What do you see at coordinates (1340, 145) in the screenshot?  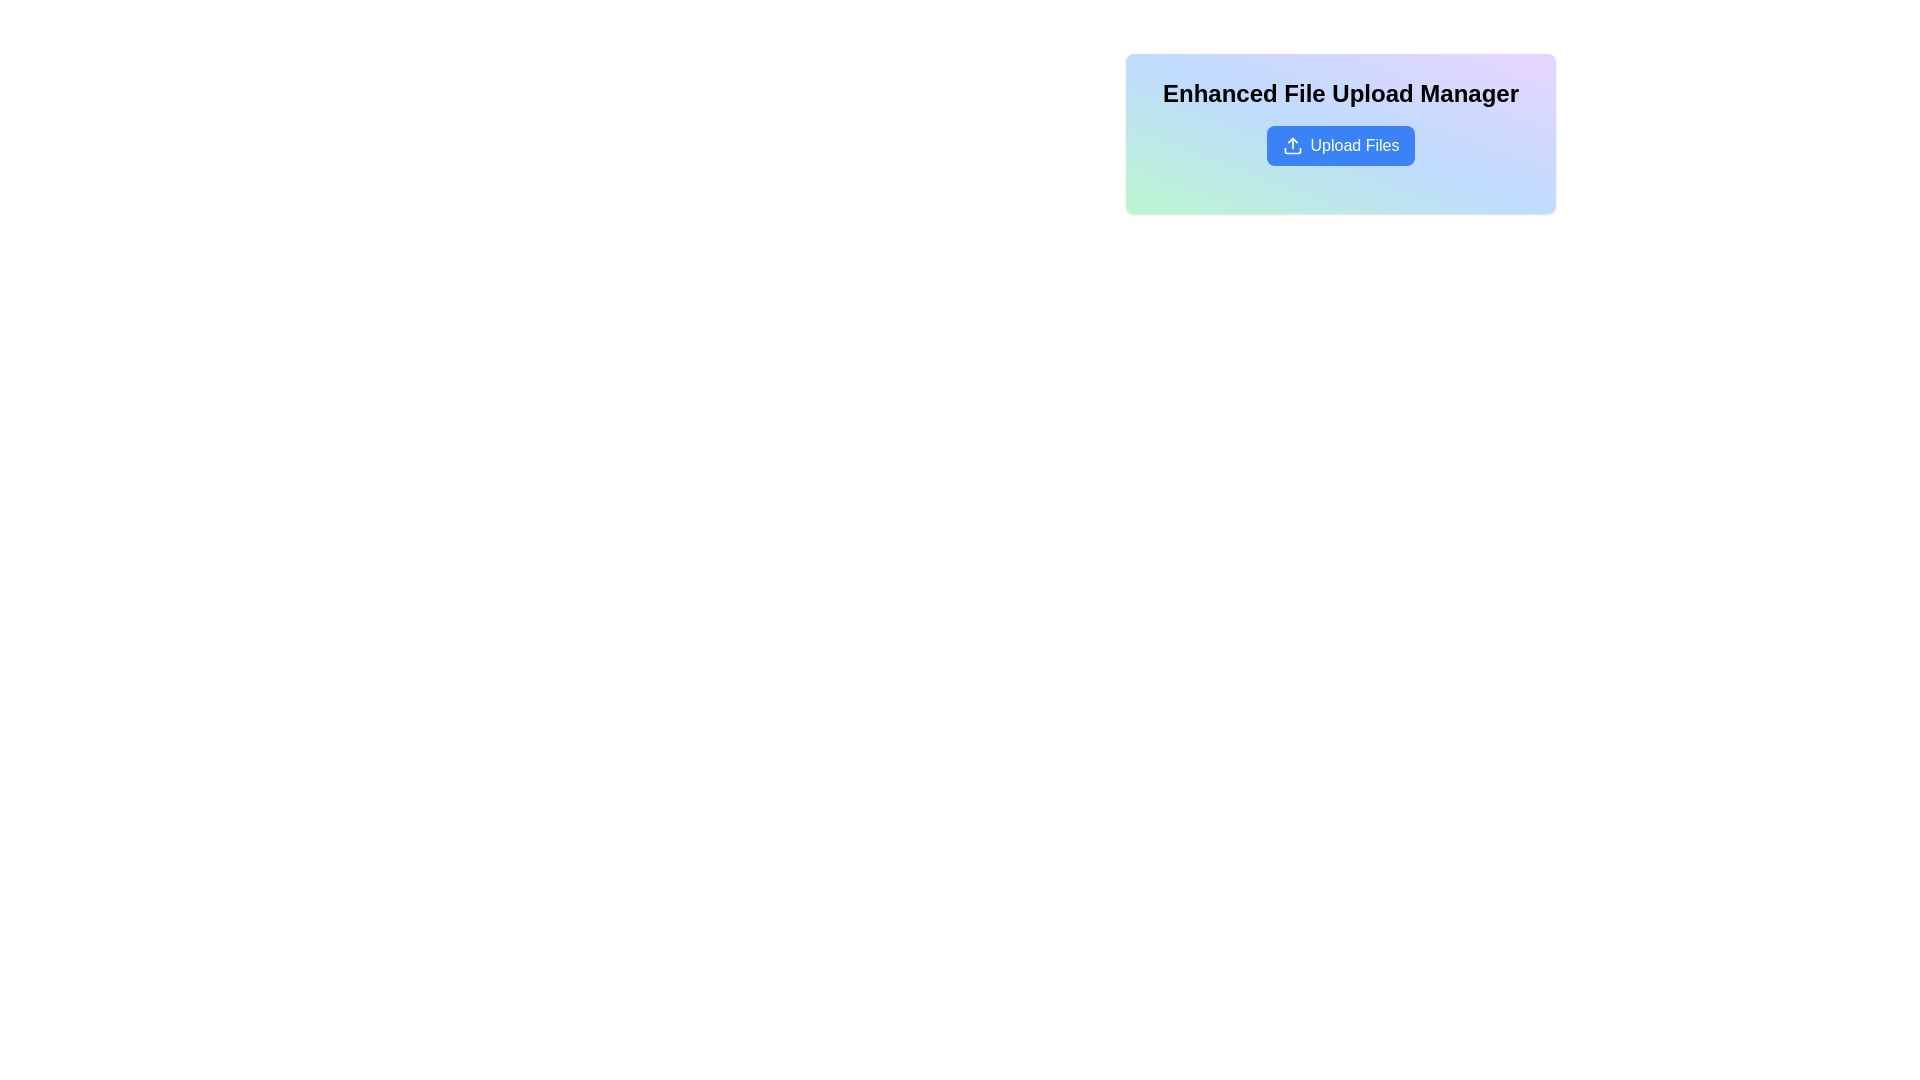 I see `the 'Upload Files' button with a blue background and white text, located beneath the 'Enhanced File Upload Manager' heading` at bounding box center [1340, 145].